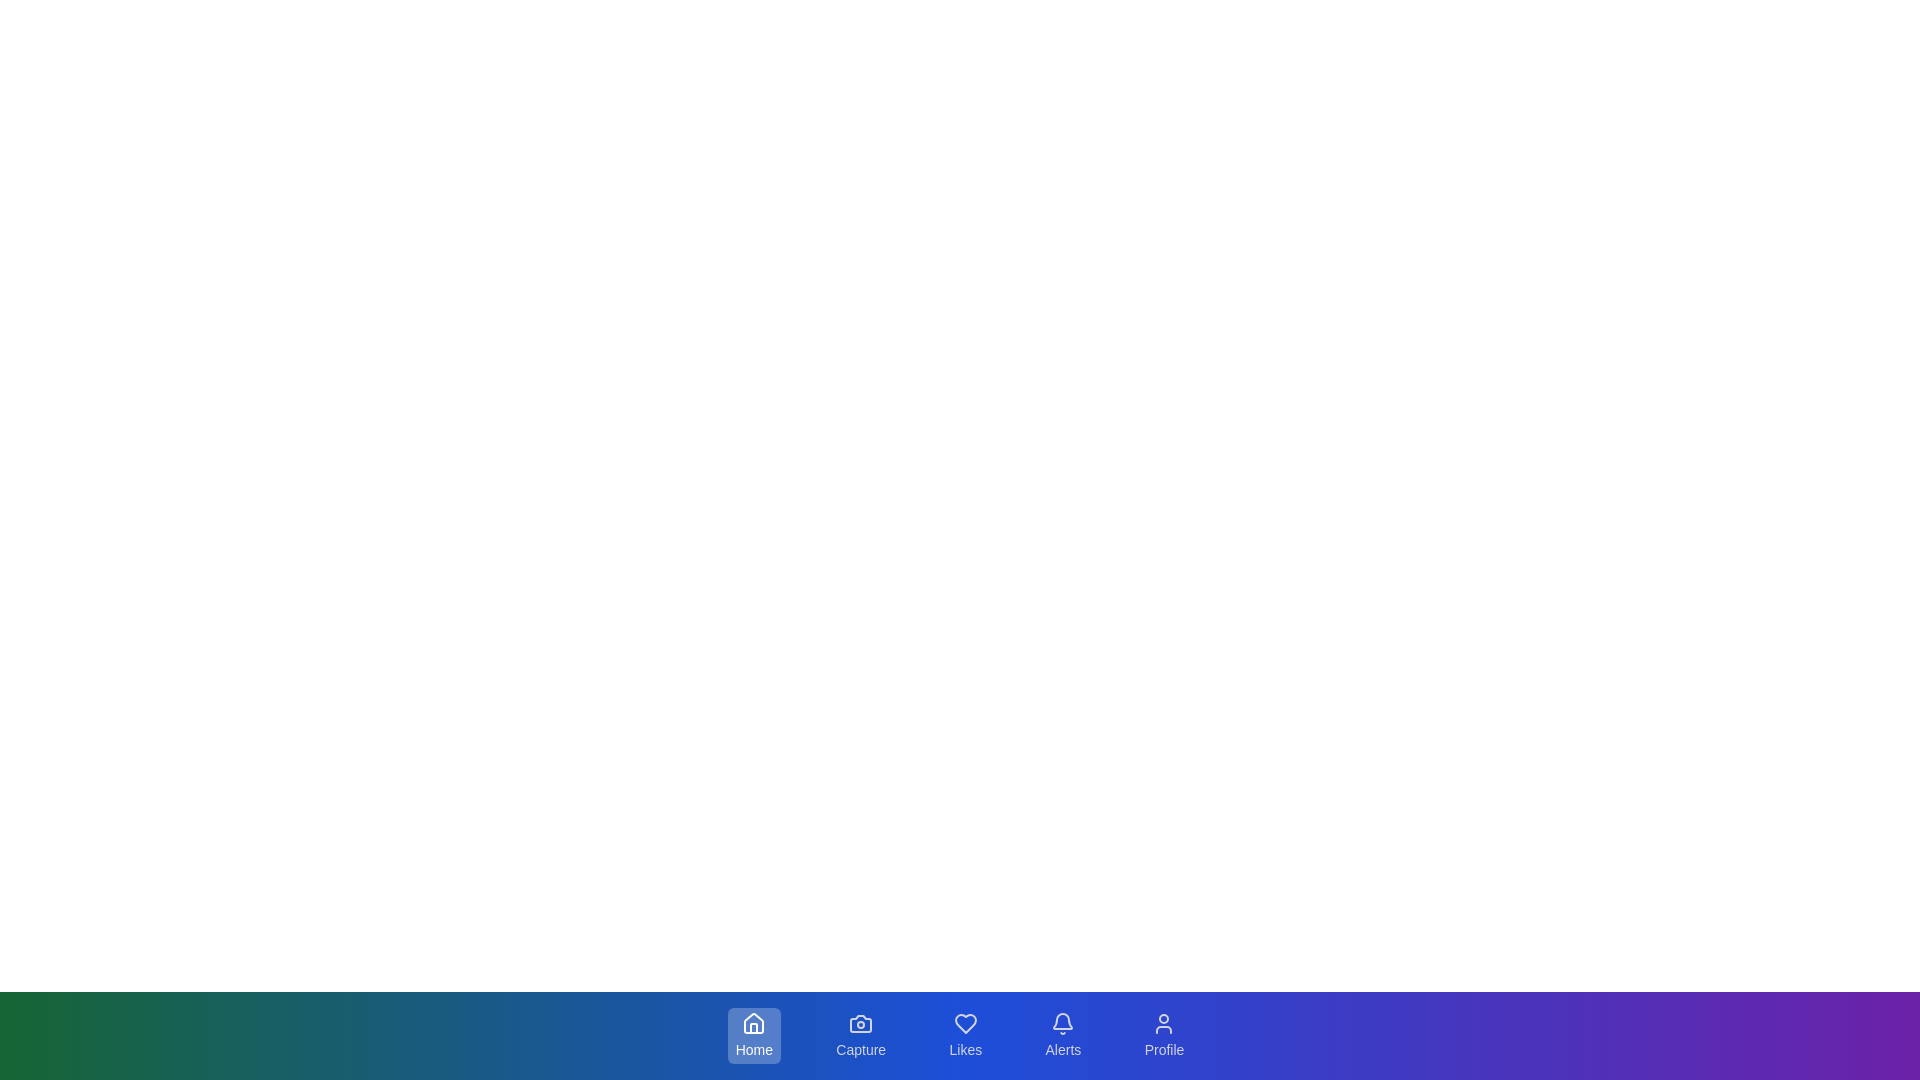 The width and height of the screenshot is (1920, 1080). What do you see at coordinates (860, 1035) in the screenshot?
I see `the button labeled Capture to observe the visual feedback` at bounding box center [860, 1035].